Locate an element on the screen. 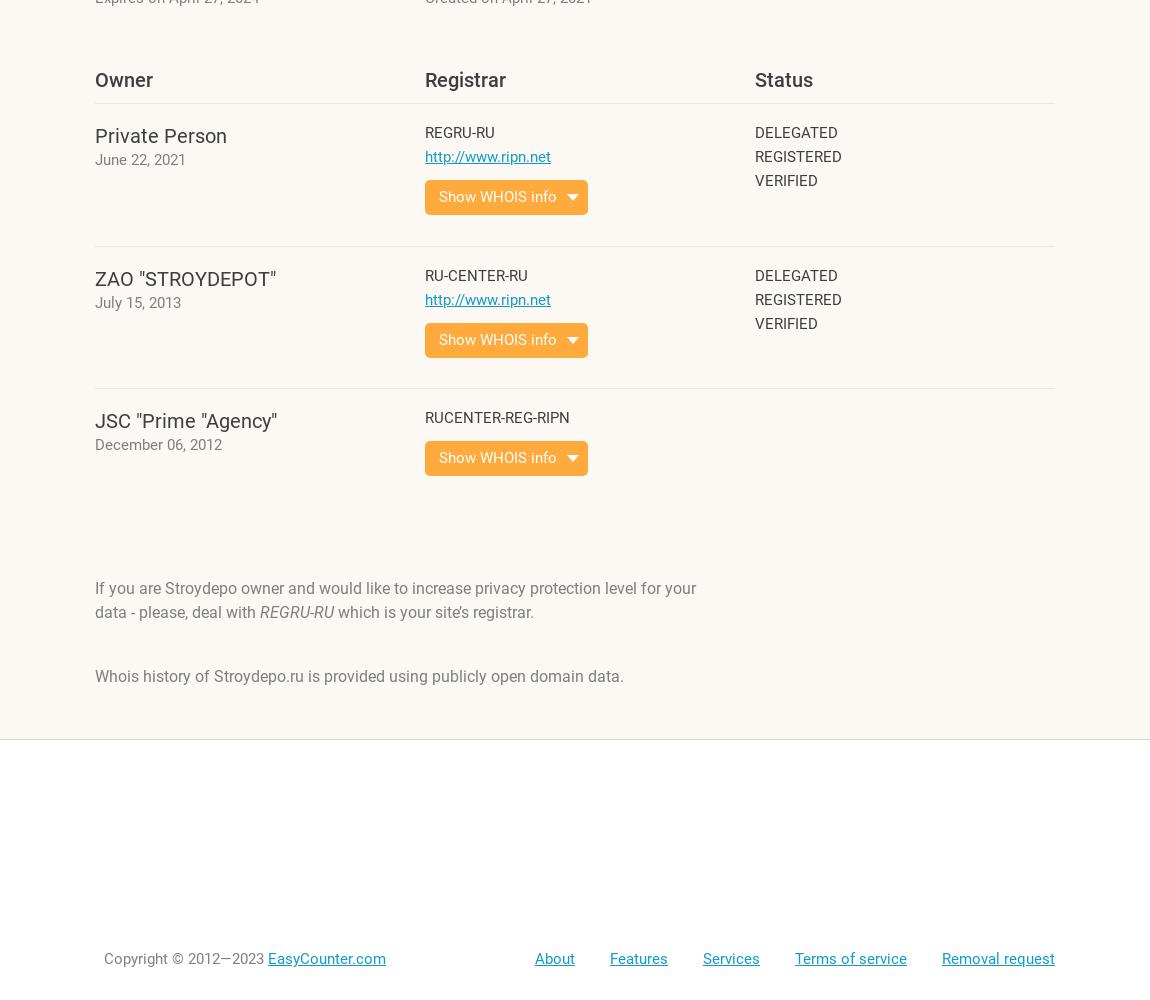 The width and height of the screenshot is (1150, 1000). 'July 15, 2013' is located at coordinates (137, 302).